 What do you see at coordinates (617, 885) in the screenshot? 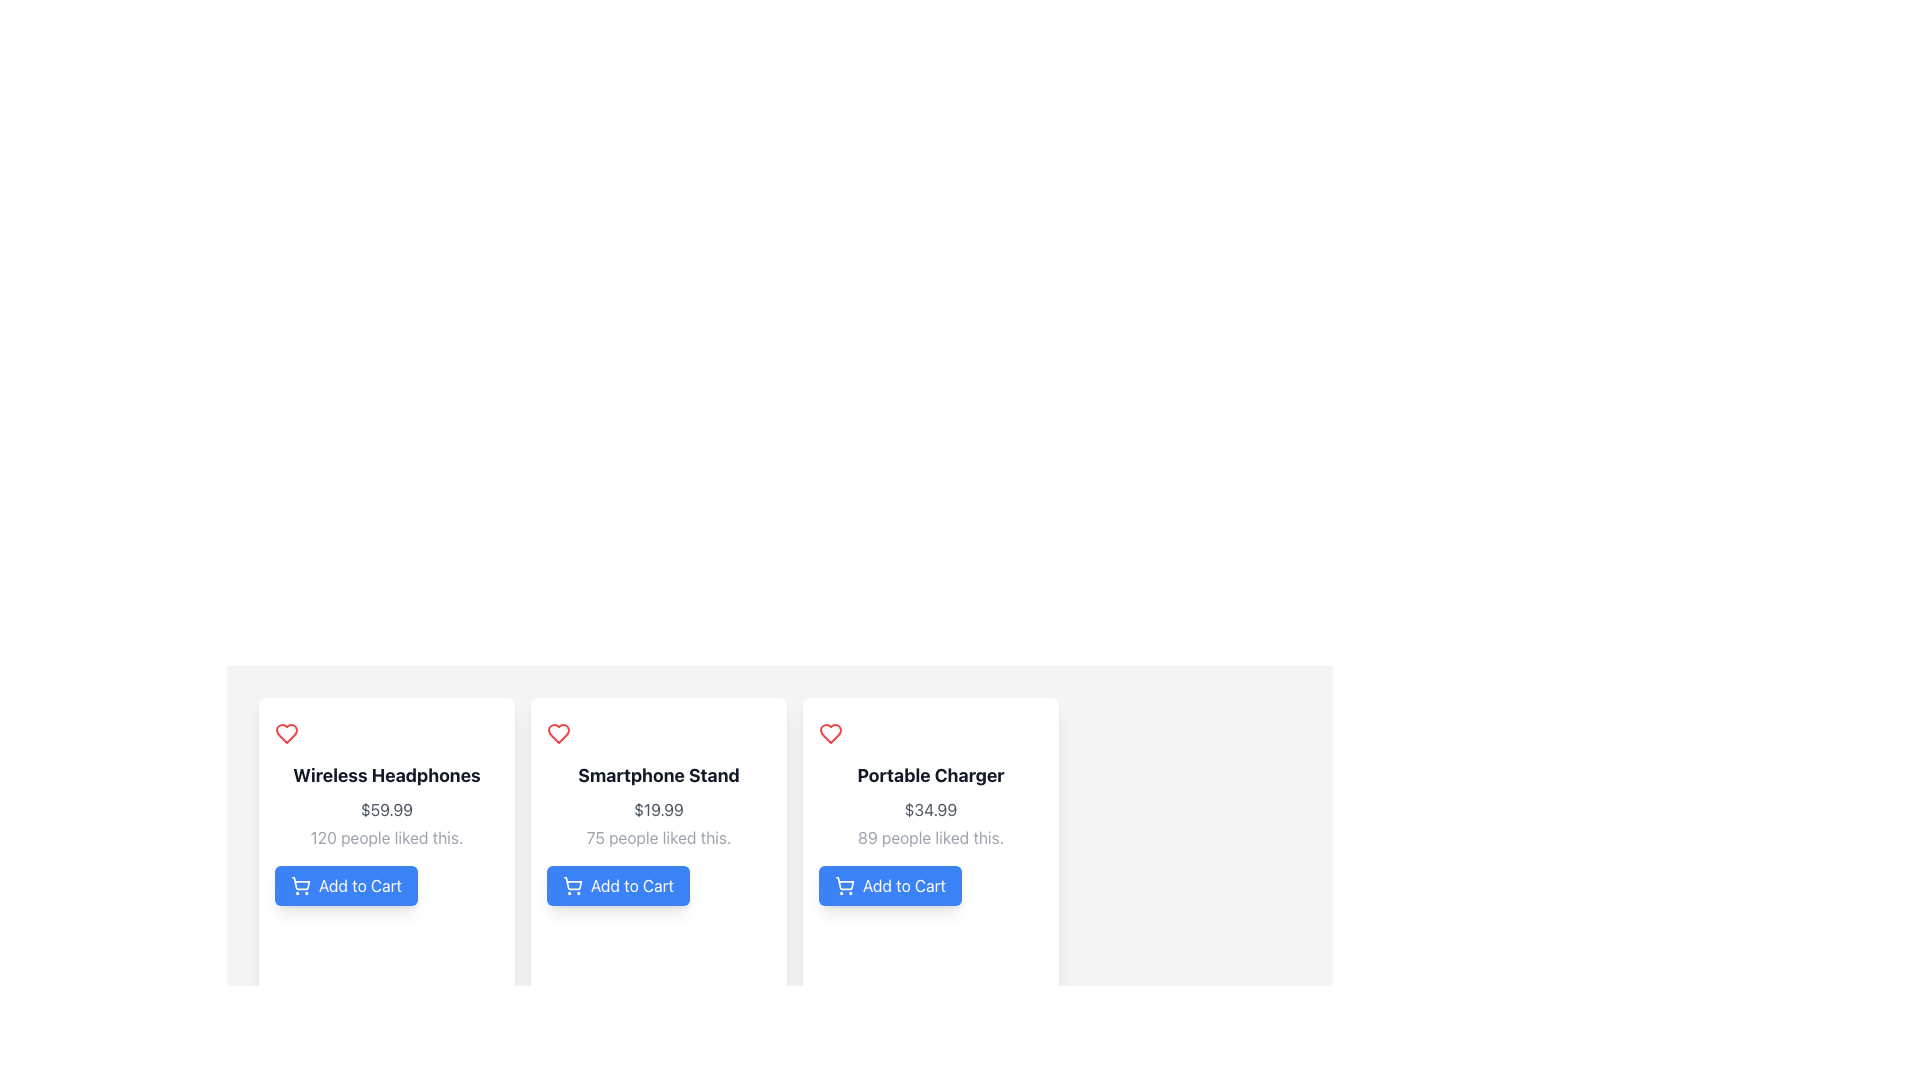
I see `the 'Add to Cart' button located within the 'Smartphone Stand' product card` at bounding box center [617, 885].